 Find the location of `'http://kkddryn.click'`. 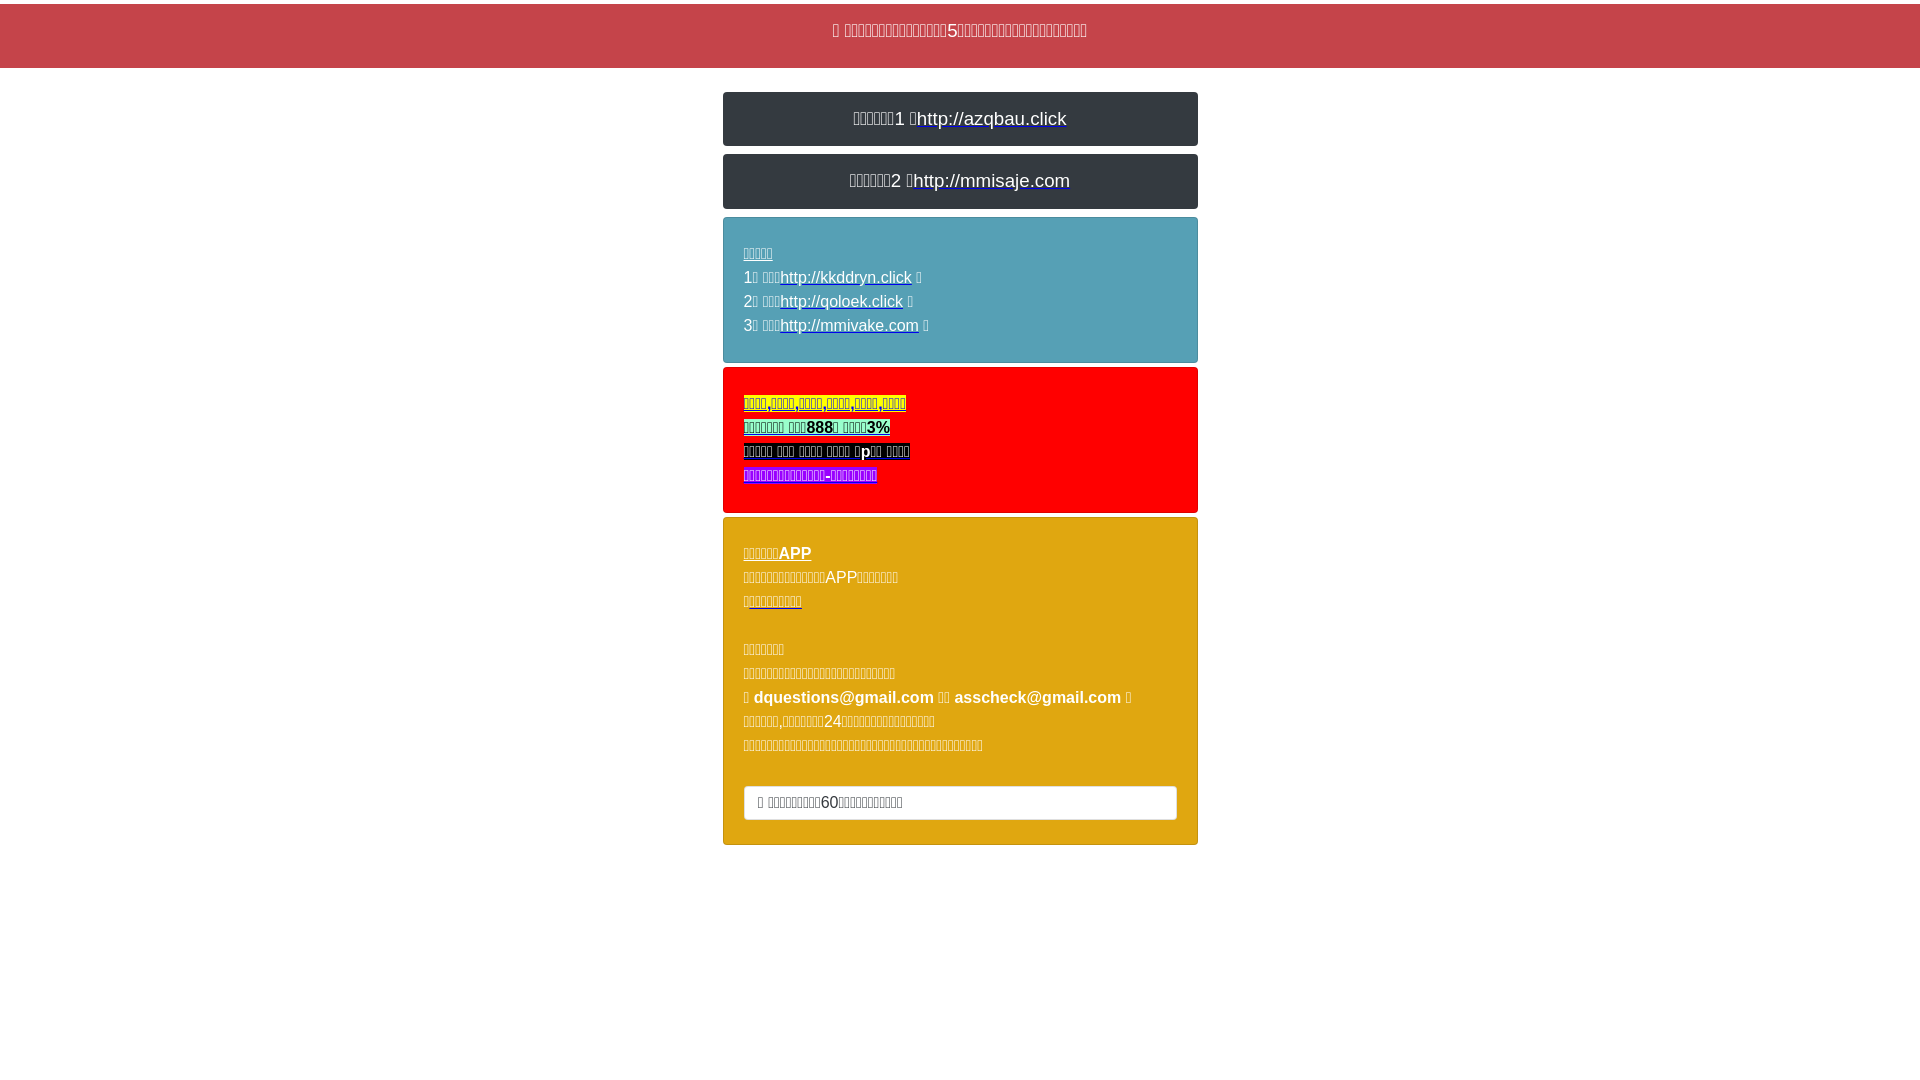

'http://kkddryn.click' is located at coordinates (778, 277).